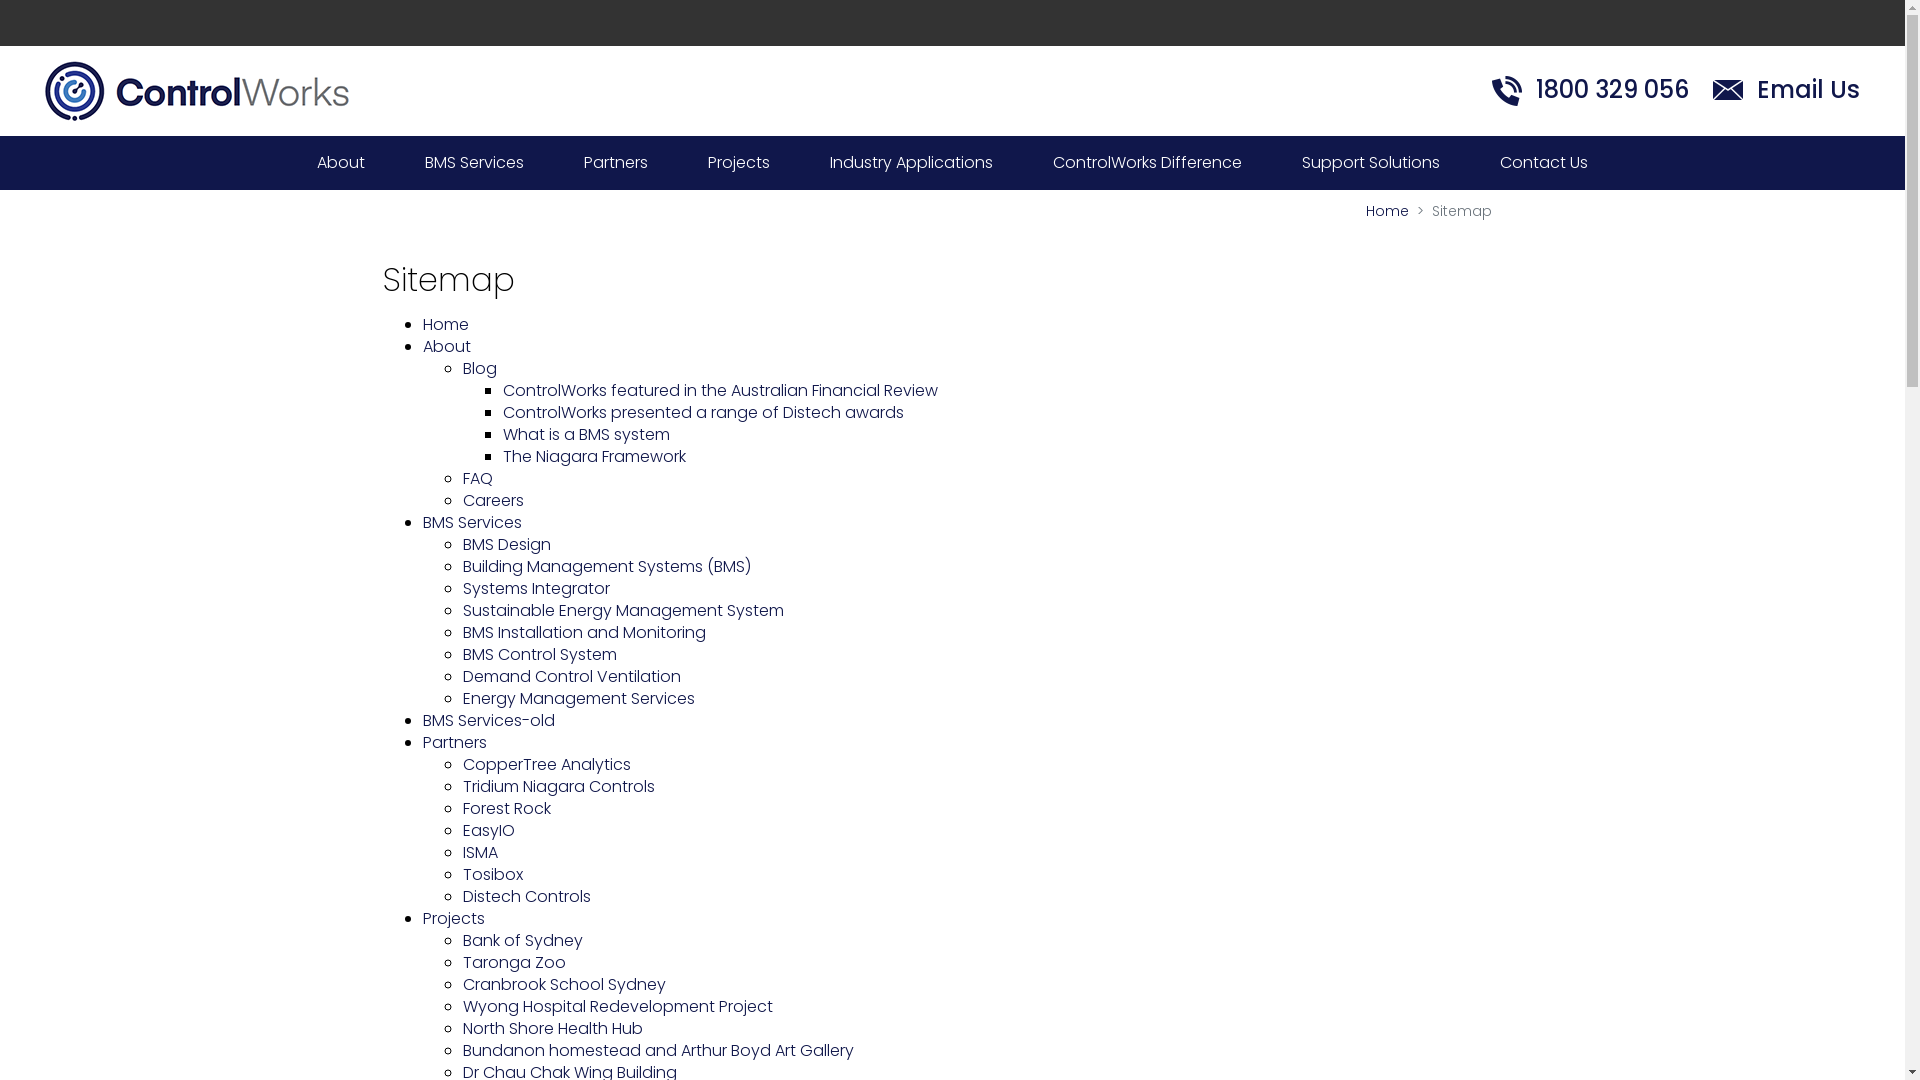 The width and height of the screenshot is (1920, 1080). What do you see at coordinates (473, 161) in the screenshot?
I see `'BMS Services'` at bounding box center [473, 161].